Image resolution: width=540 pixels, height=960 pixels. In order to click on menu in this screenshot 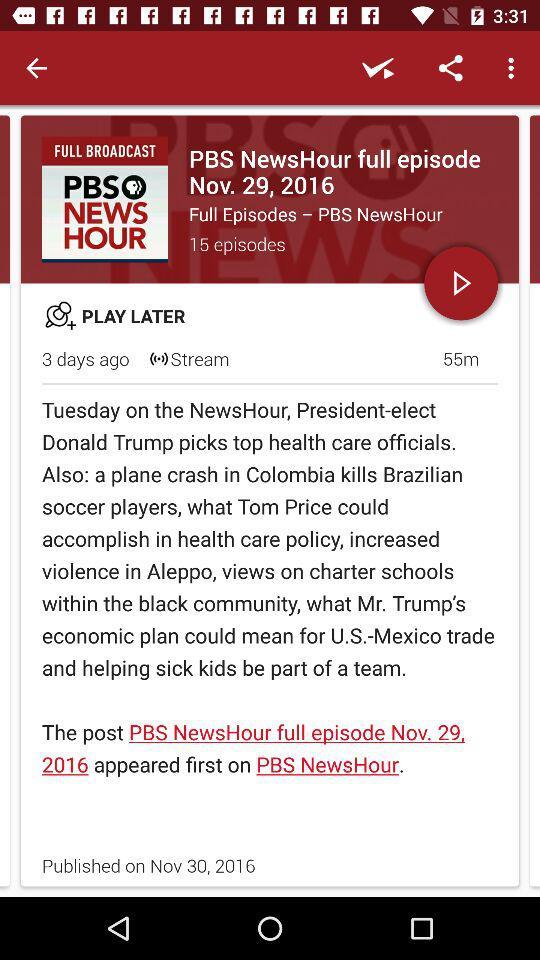, I will do `click(514, 68)`.